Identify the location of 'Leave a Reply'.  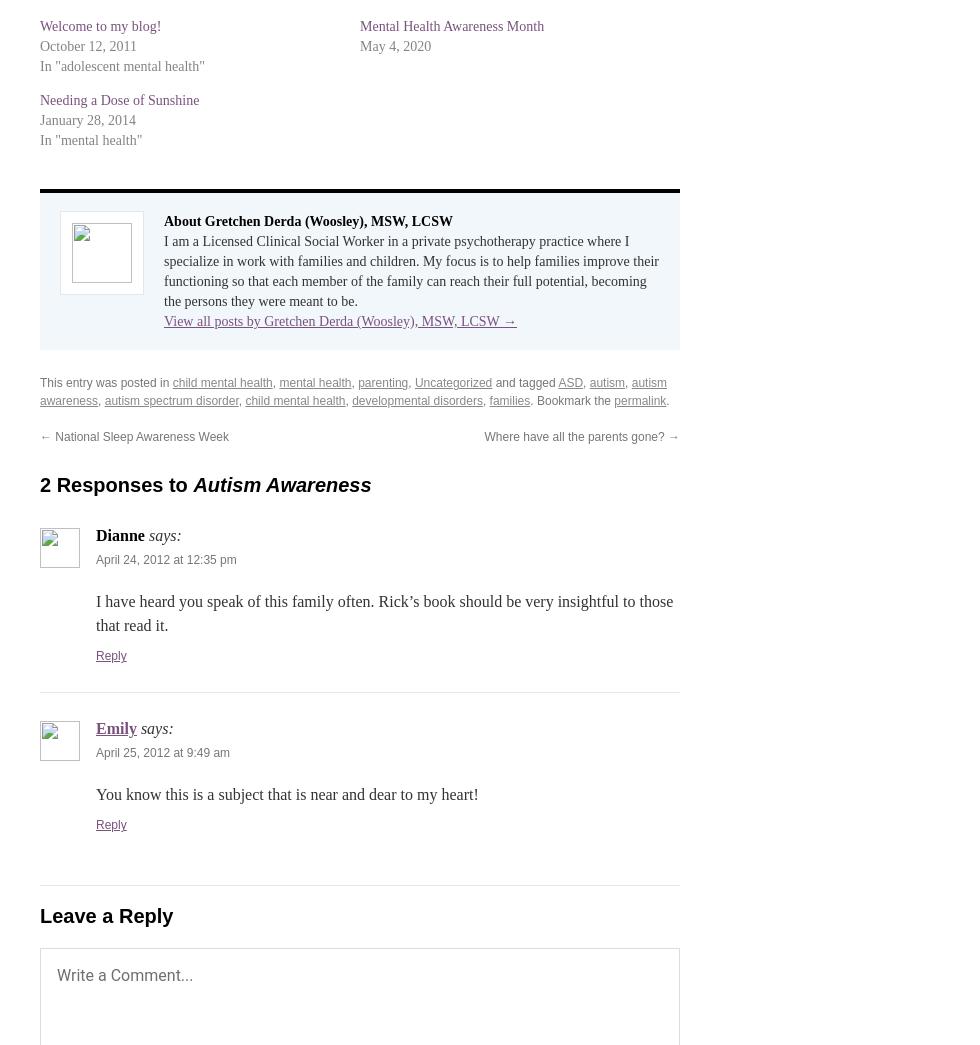
(106, 916).